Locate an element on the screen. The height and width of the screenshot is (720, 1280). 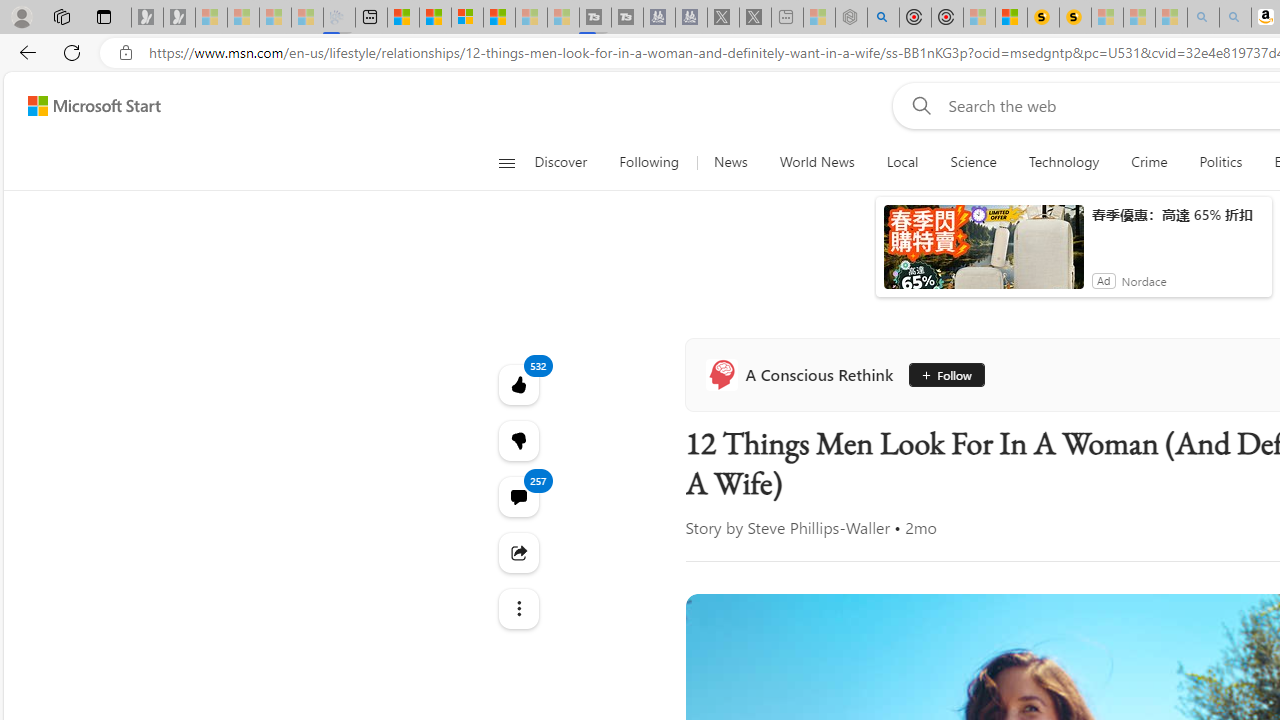
'Crime' is located at coordinates (1149, 162).